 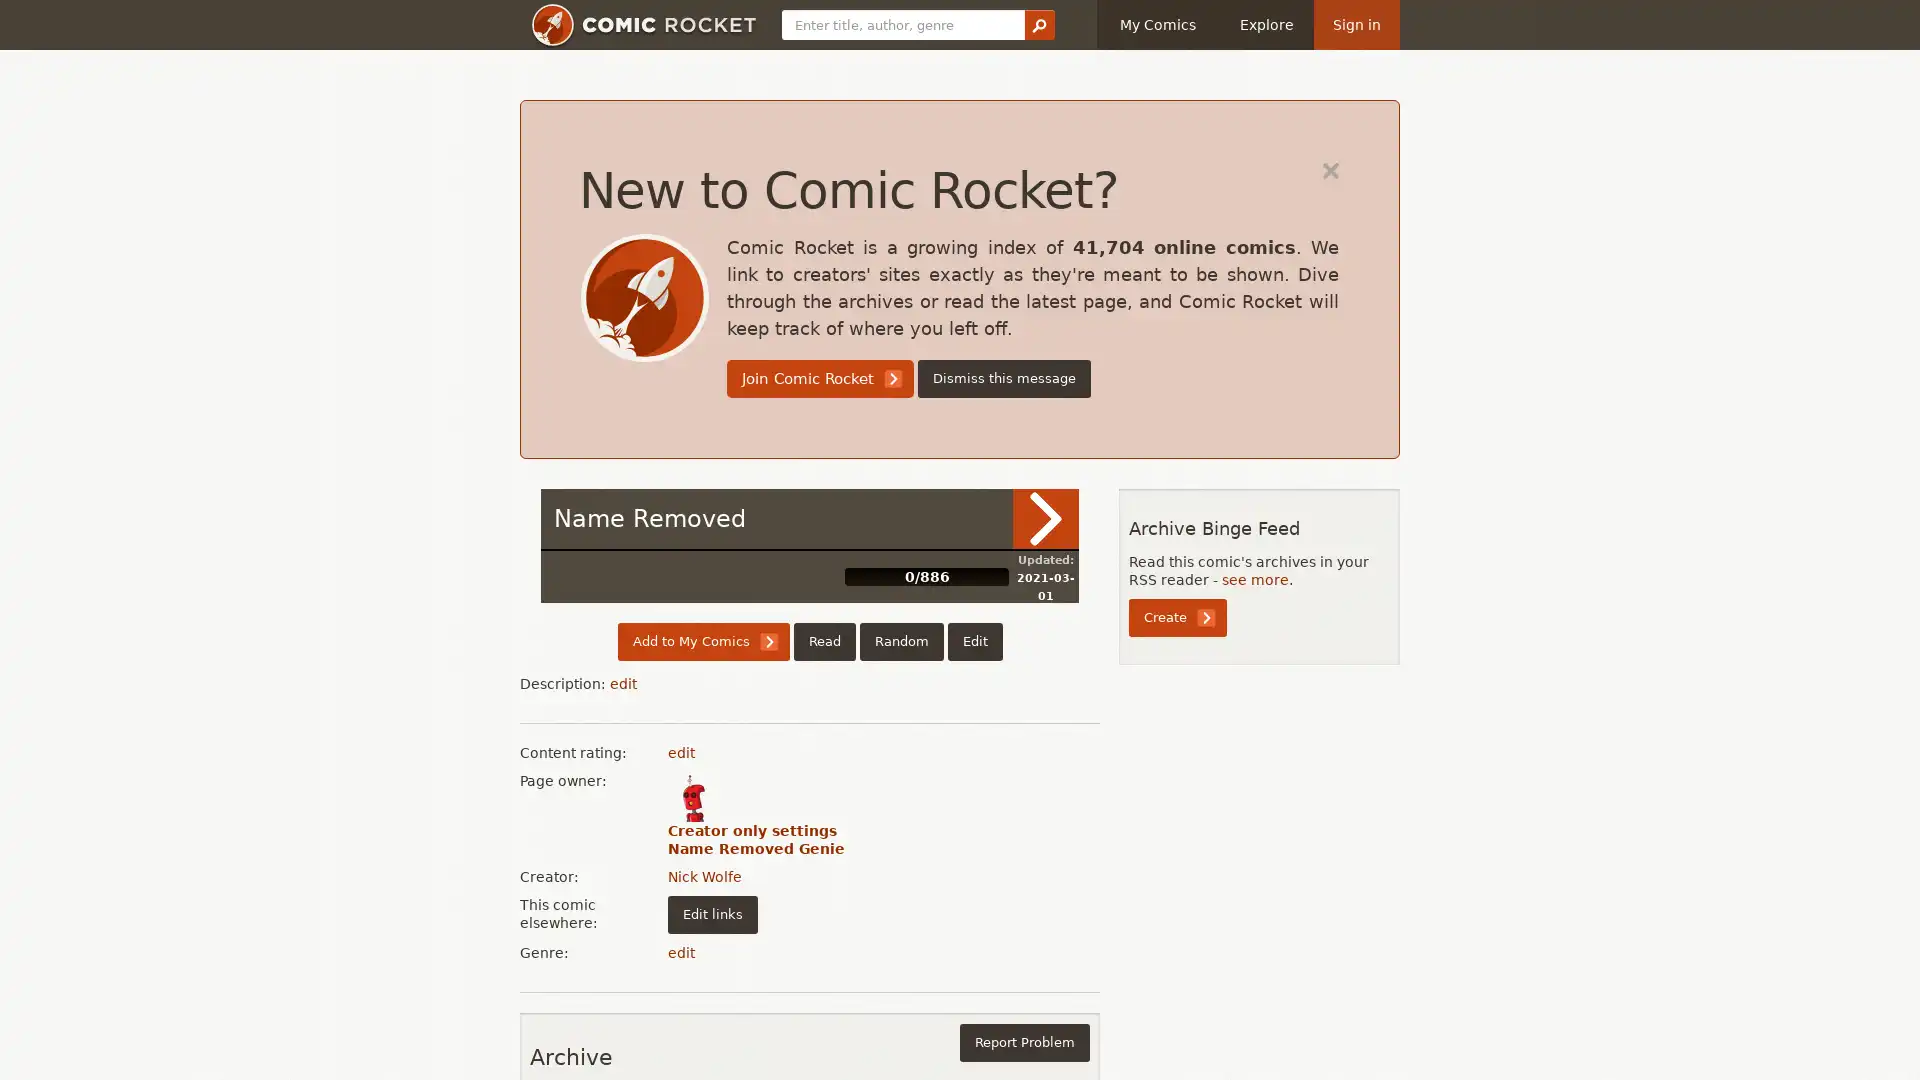 I want to click on Create, so click(x=1177, y=616).